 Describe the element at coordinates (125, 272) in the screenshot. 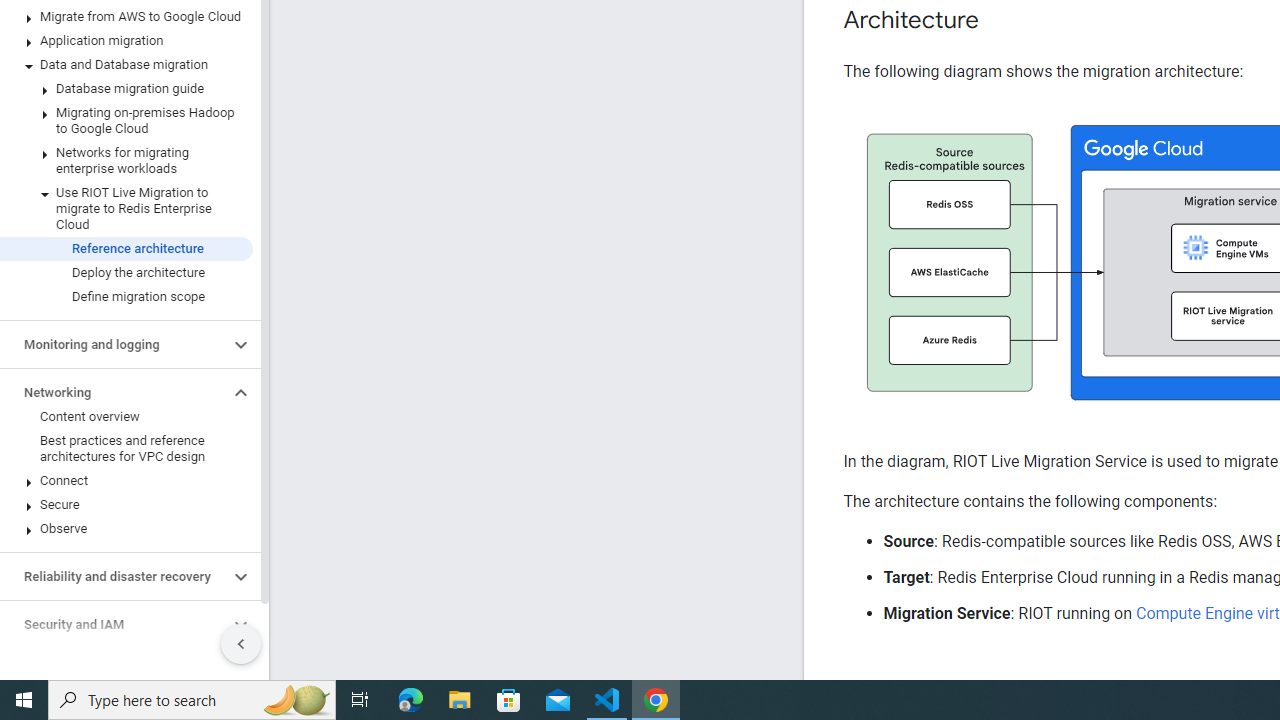

I see `'Deploy the architecture'` at that location.